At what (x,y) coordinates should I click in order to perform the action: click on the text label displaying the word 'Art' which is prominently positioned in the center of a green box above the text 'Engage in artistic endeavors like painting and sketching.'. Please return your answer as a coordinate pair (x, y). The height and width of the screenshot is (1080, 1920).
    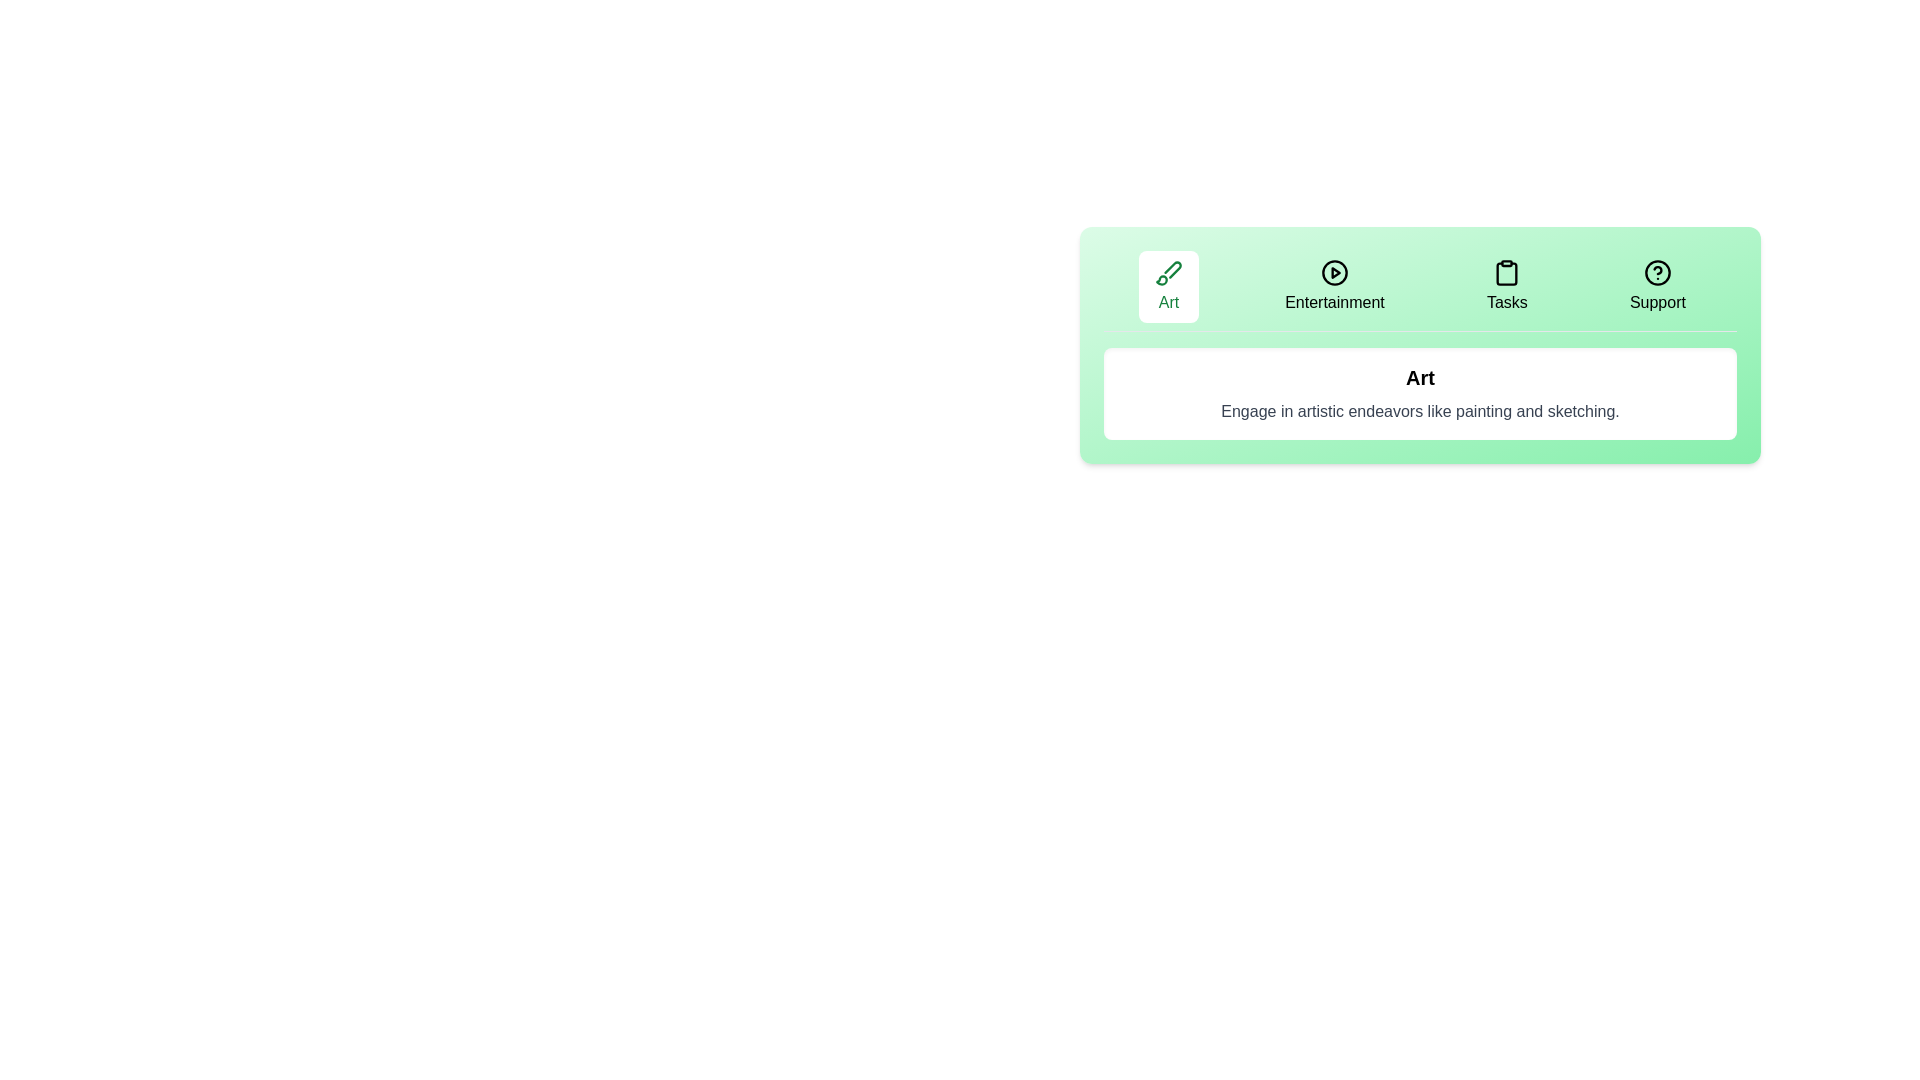
    Looking at the image, I should click on (1419, 378).